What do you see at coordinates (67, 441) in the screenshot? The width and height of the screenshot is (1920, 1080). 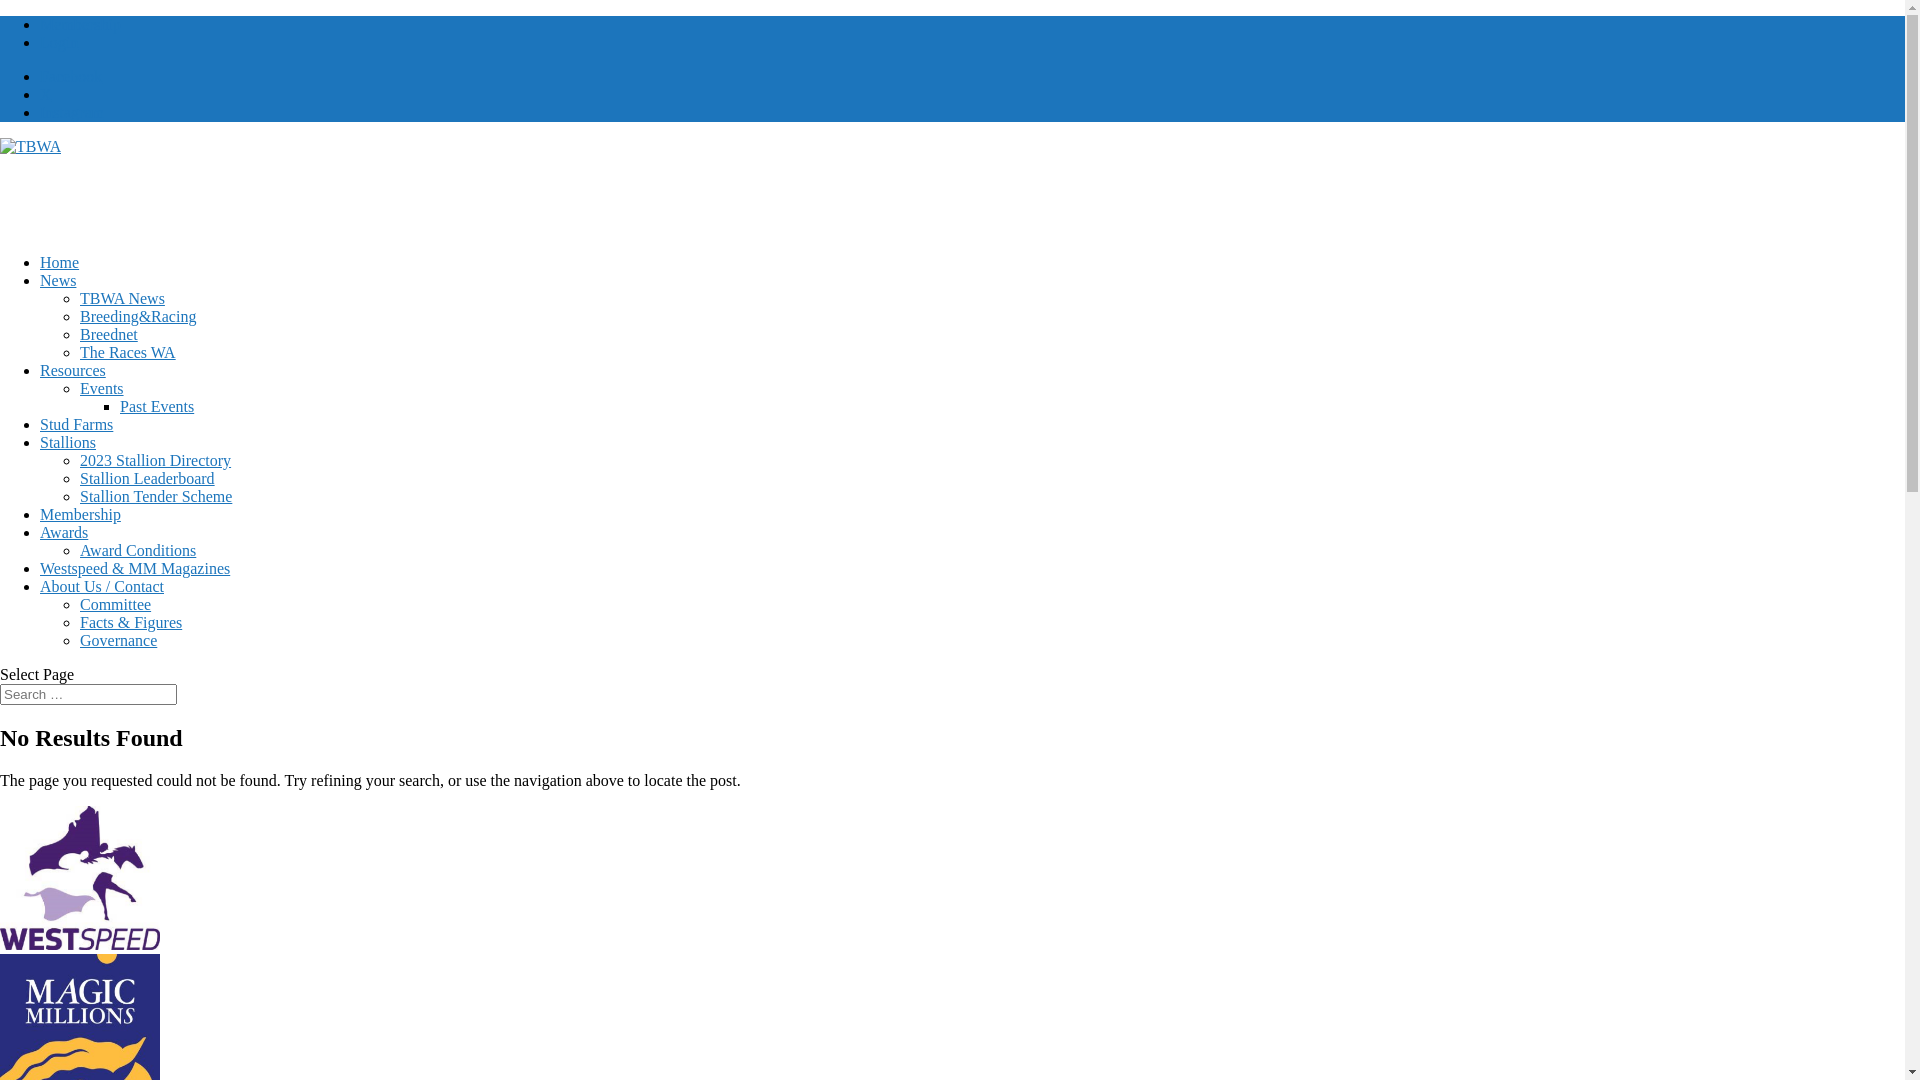 I see `'Stallions'` at bounding box center [67, 441].